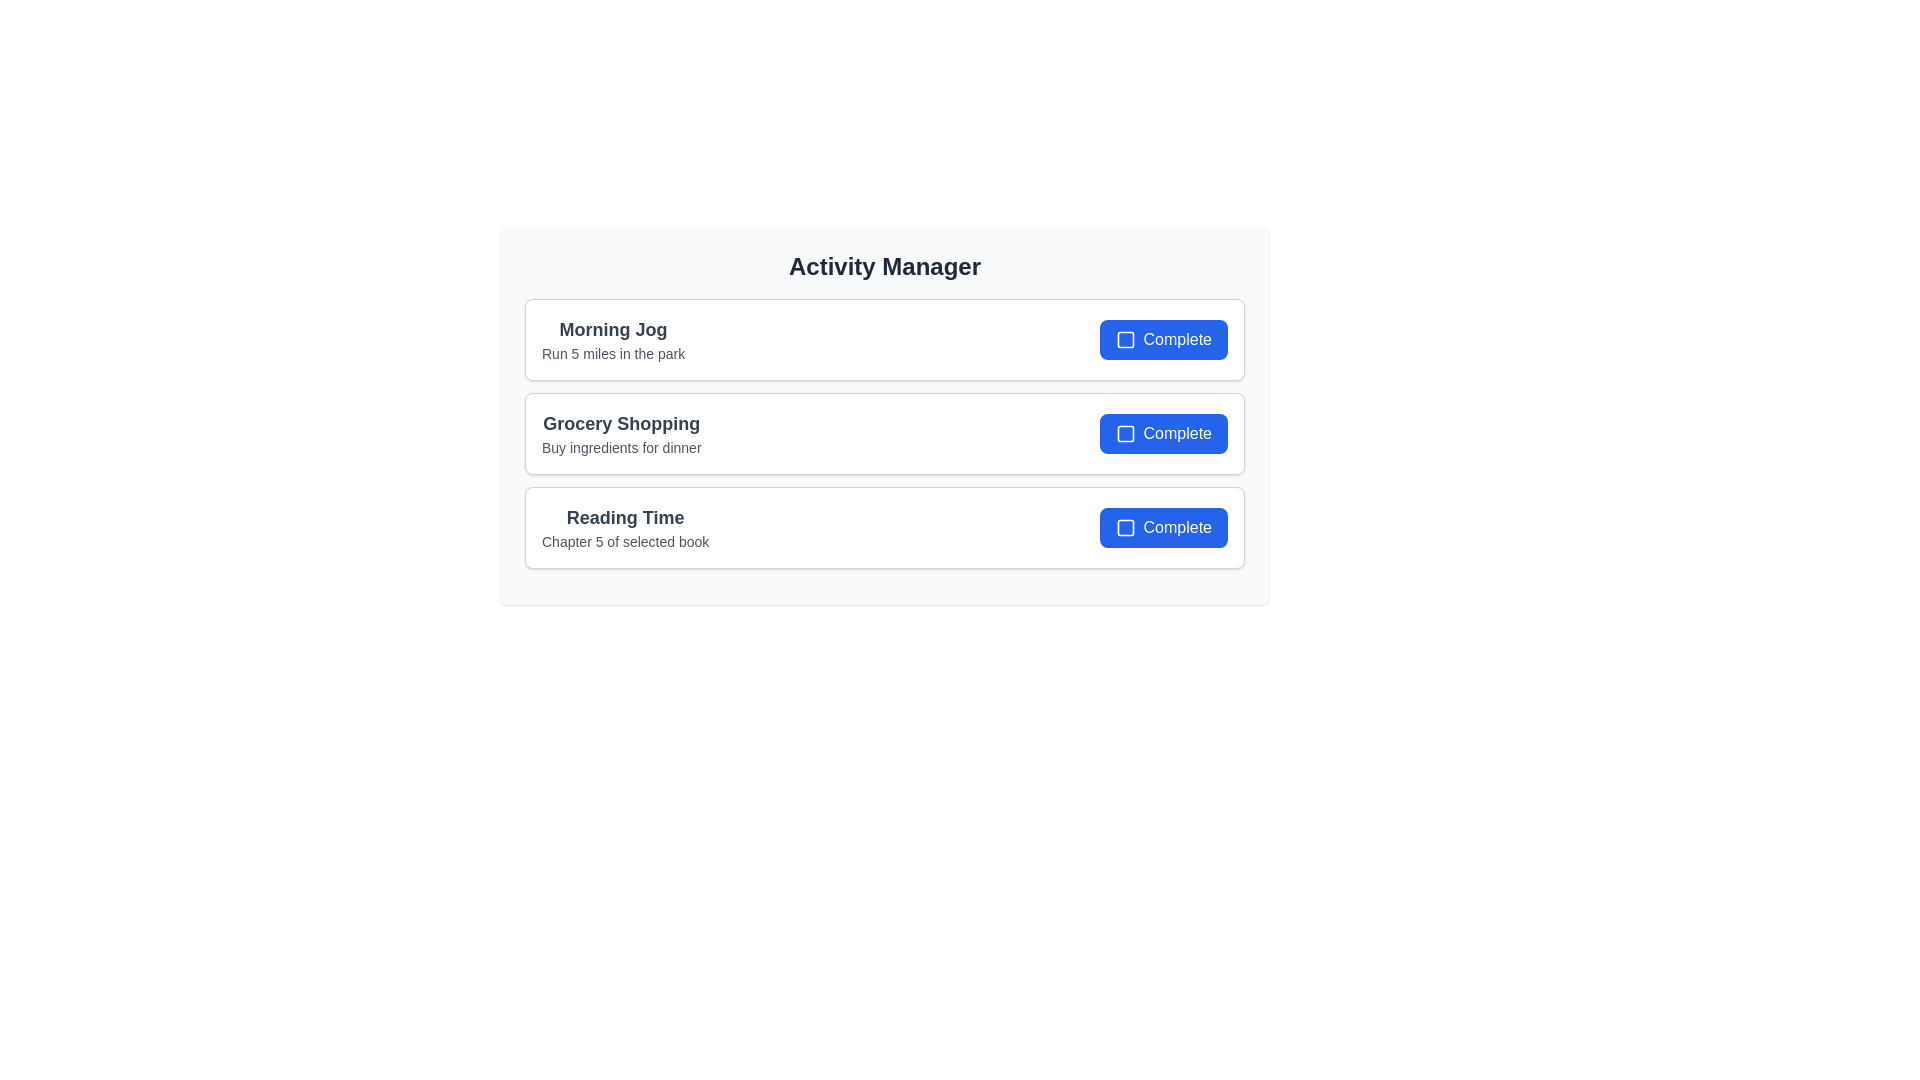 The height and width of the screenshot is (1080, 1920). What do you see at coordinates (1177, 527) in the screenshot?
I see `the text label 'Complete' which is part of a button UI component styled as a rounded rectangle with a blue background, located in the third row of the interface next to 'Reading Time'` at bounding box center [1177, 527].